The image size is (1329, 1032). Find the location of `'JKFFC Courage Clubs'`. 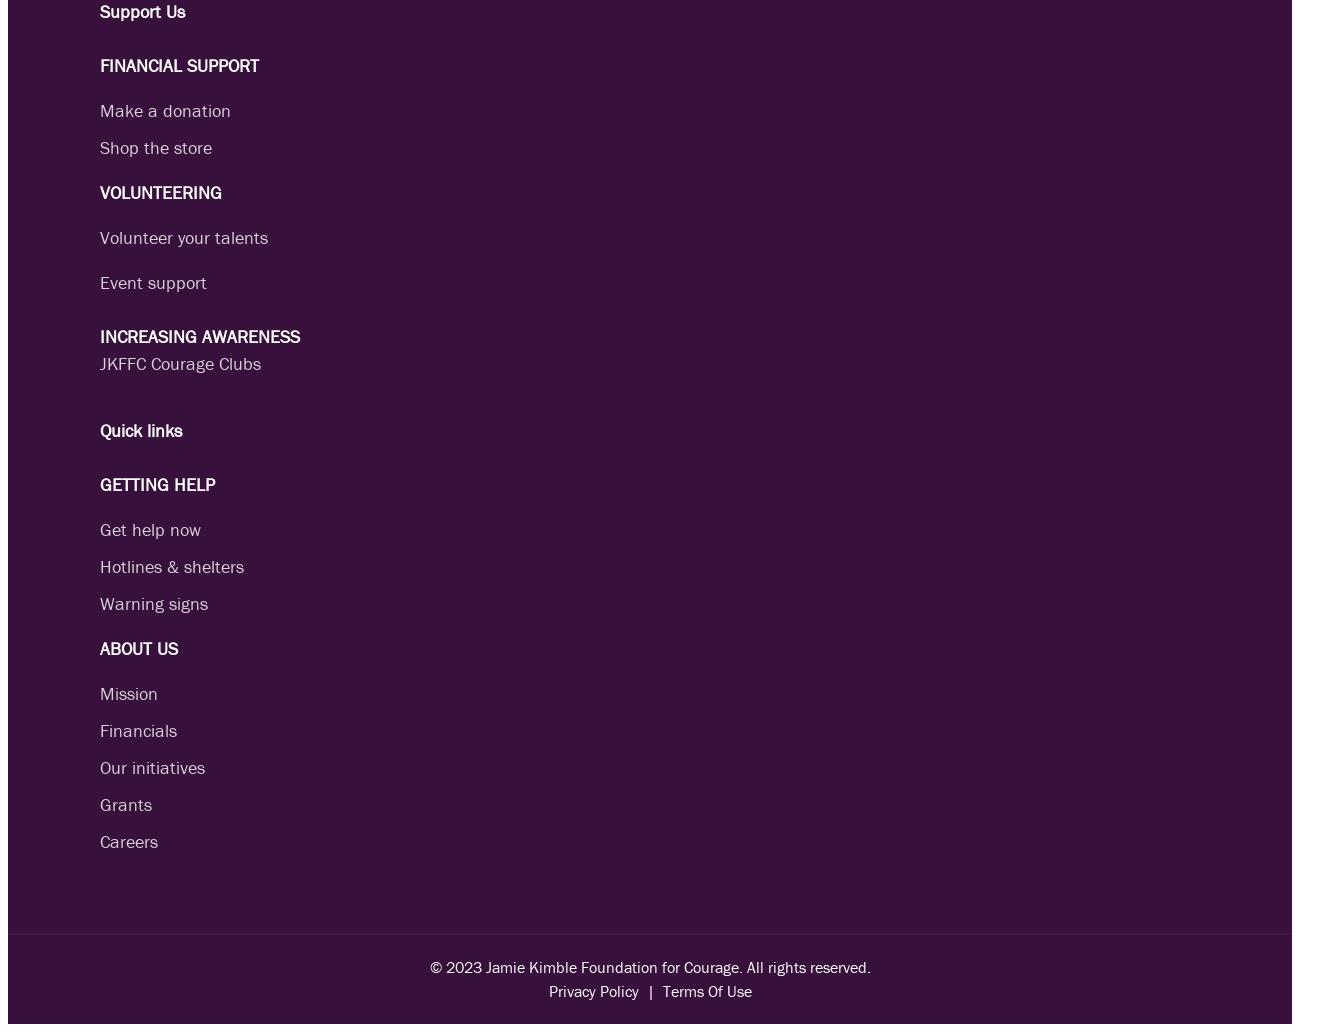

'JKFFC Courage Clubs' is located at coordinates (180, 363).